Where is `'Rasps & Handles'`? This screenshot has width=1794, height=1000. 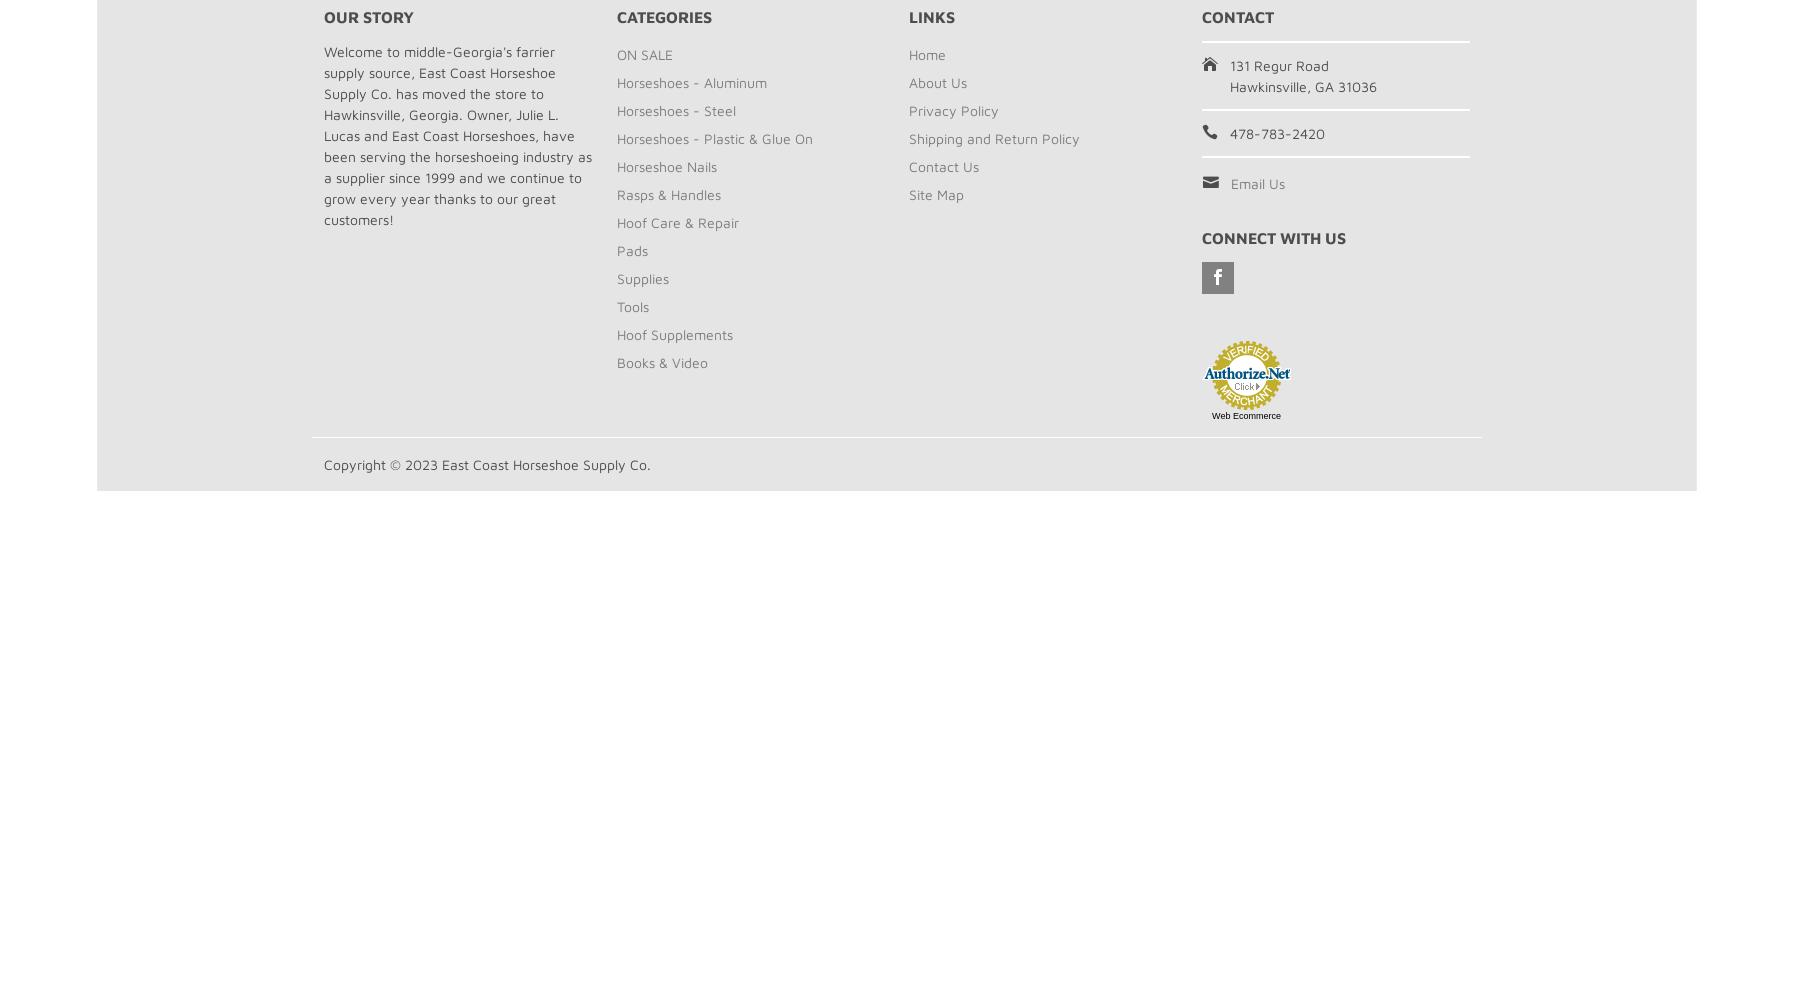 'Rasps & Handles' is located at coordinates (668, 192).